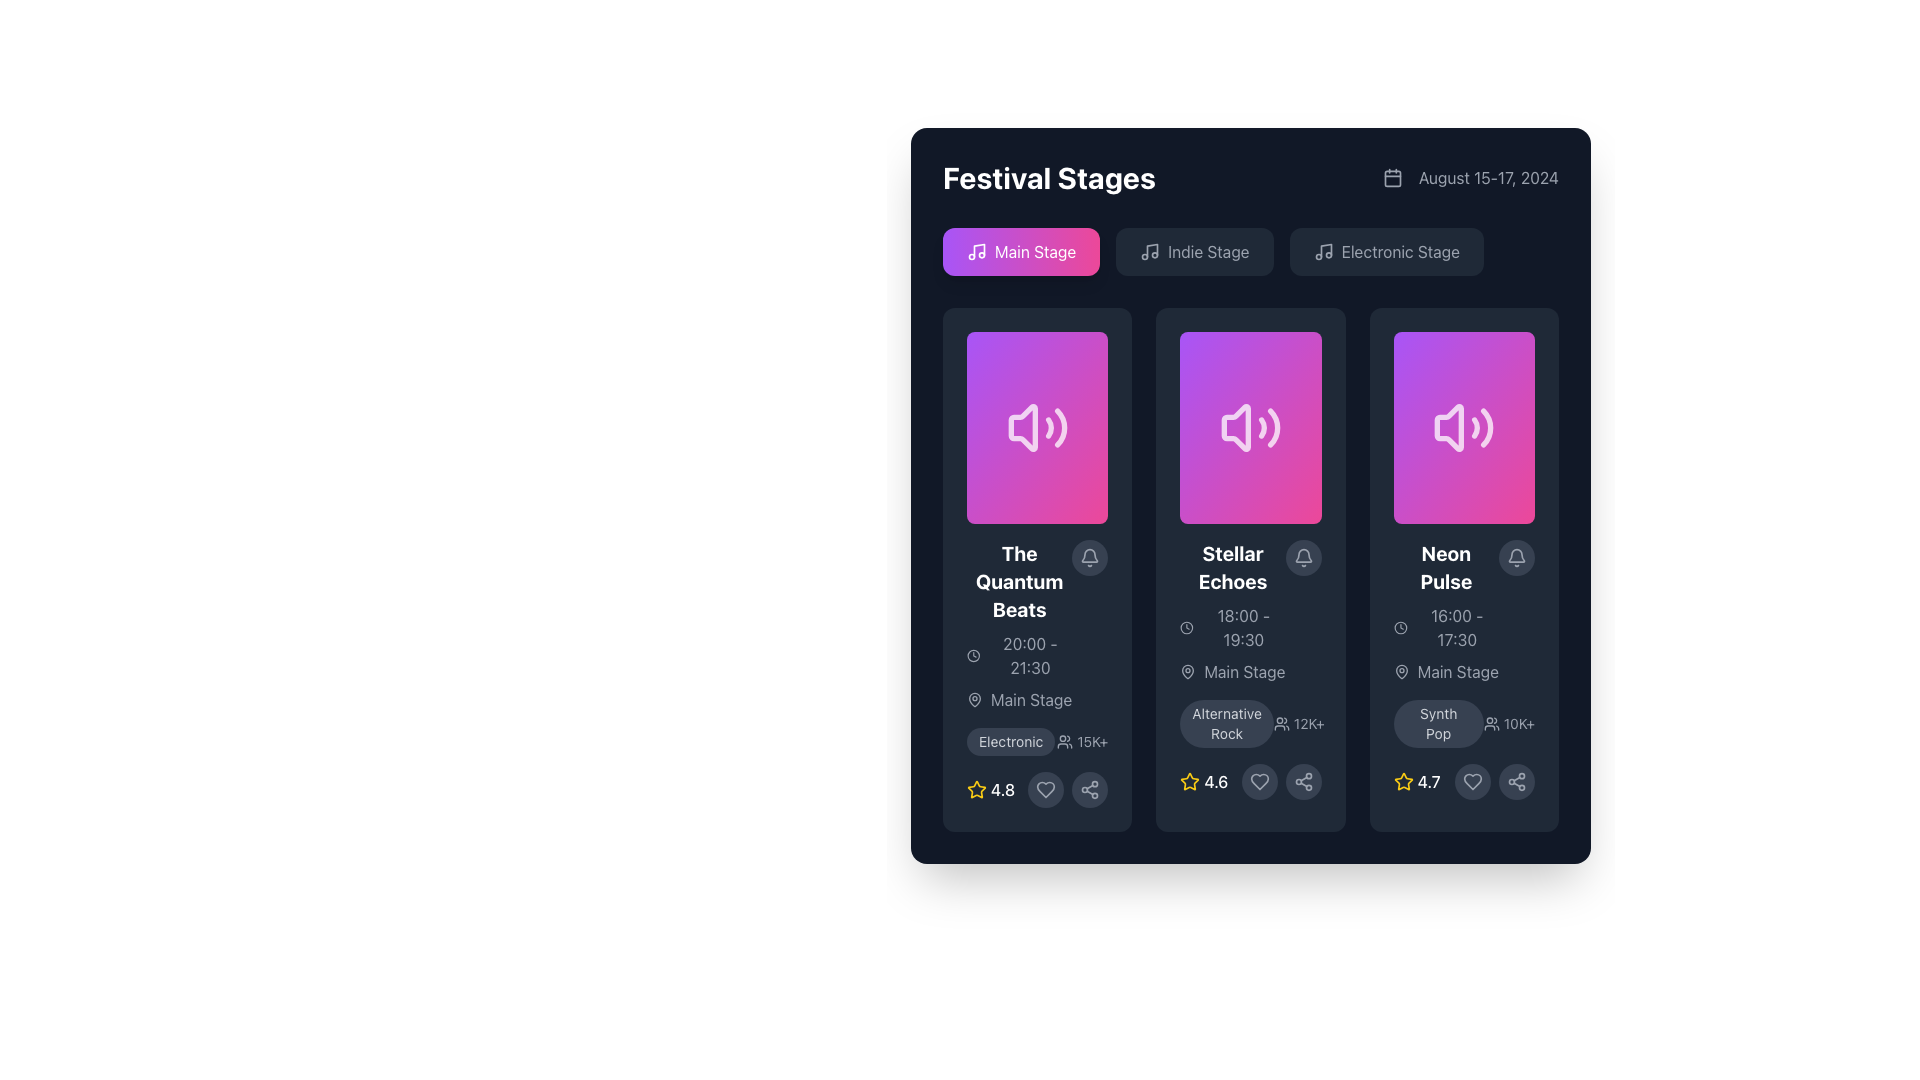  Describe the element at coordinates (1019, 698) in the screenshot. I see `the 'Main Stage' labeled icon text, which is a gray text with a small map pin icon to its left, located below the '20:00 - 21:30' text in the card for 'The Quantum Beats'` at that location.